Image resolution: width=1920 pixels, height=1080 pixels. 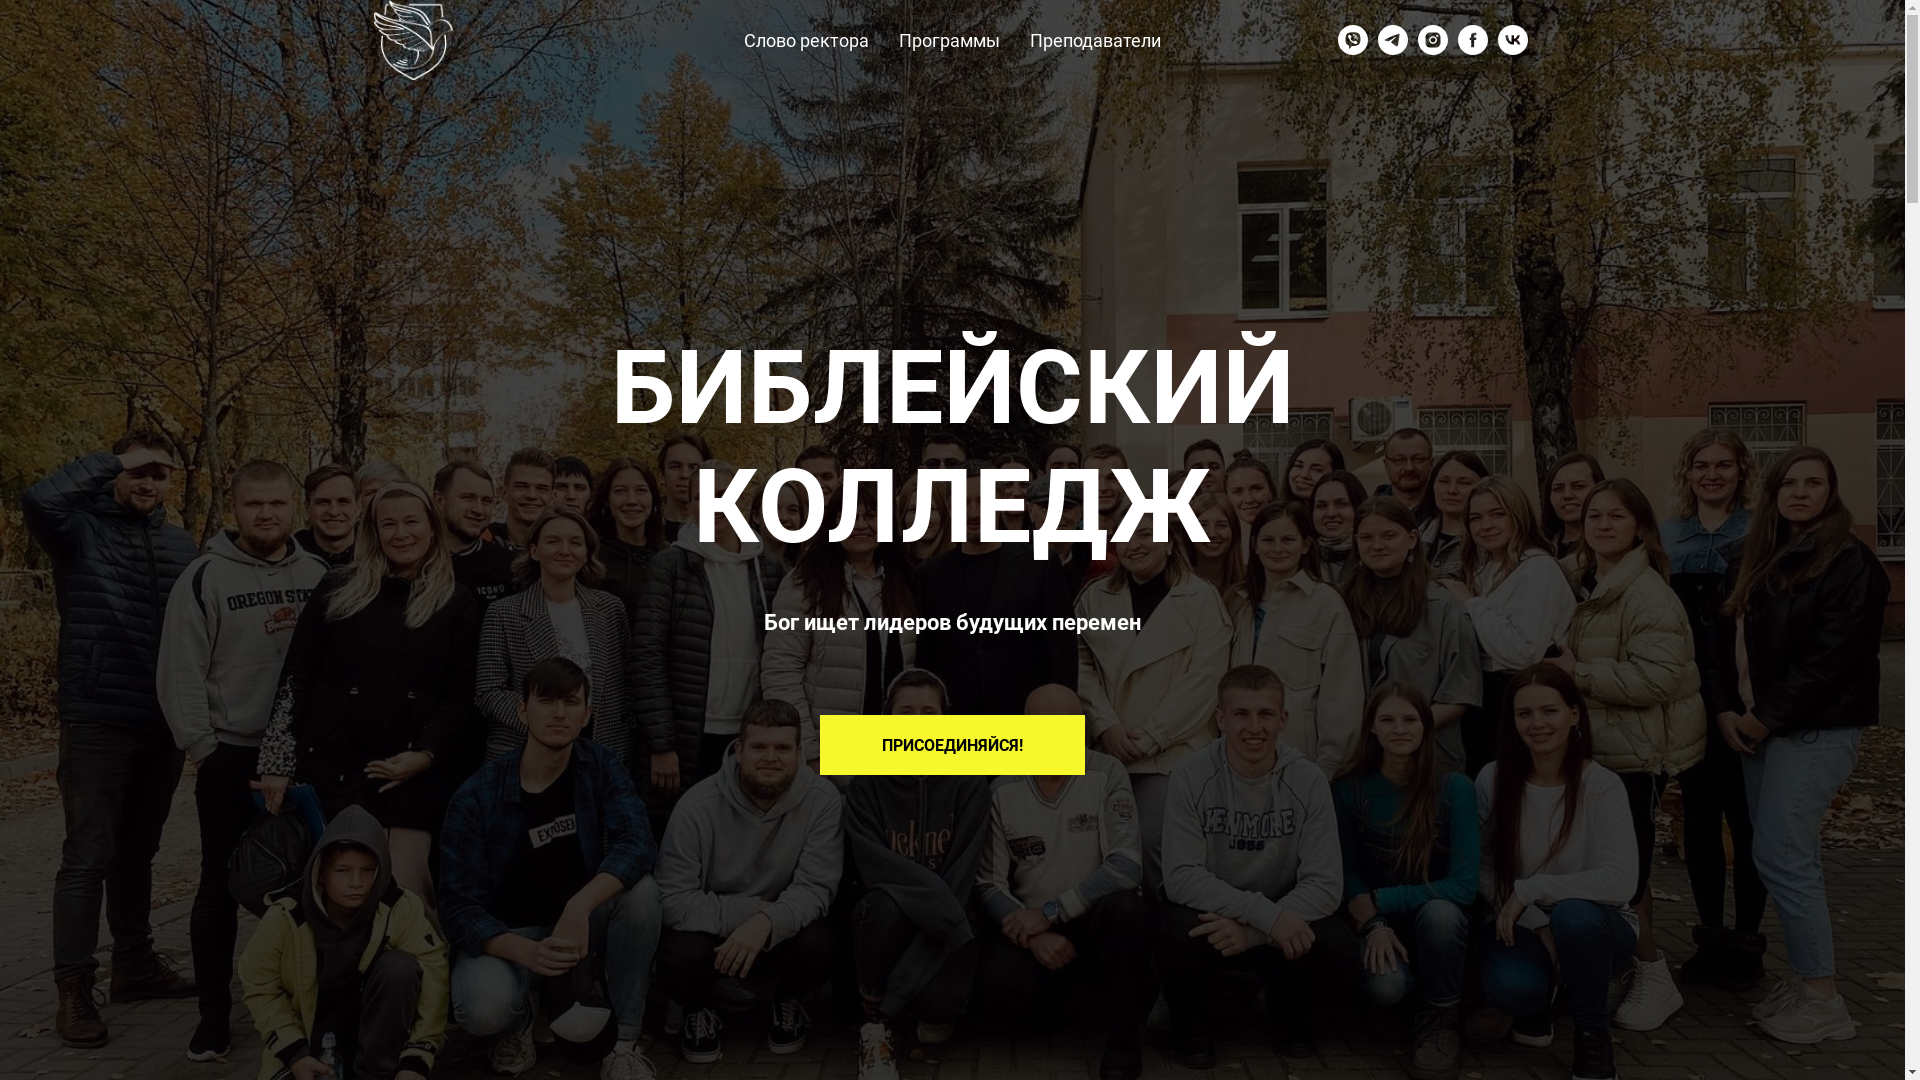 I want to click on 'Telegram', so click(x=1391, y=39).